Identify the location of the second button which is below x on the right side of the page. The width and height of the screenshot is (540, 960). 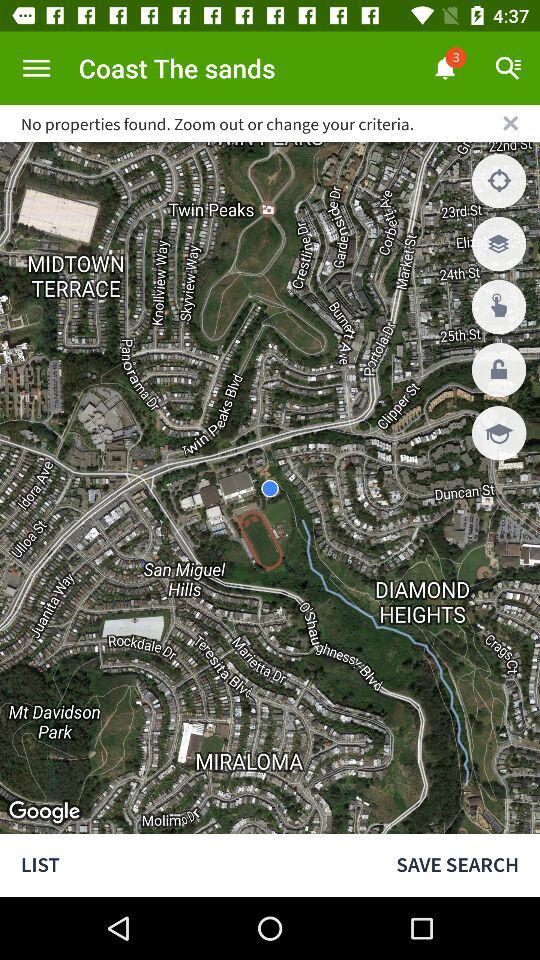
(498, 243).